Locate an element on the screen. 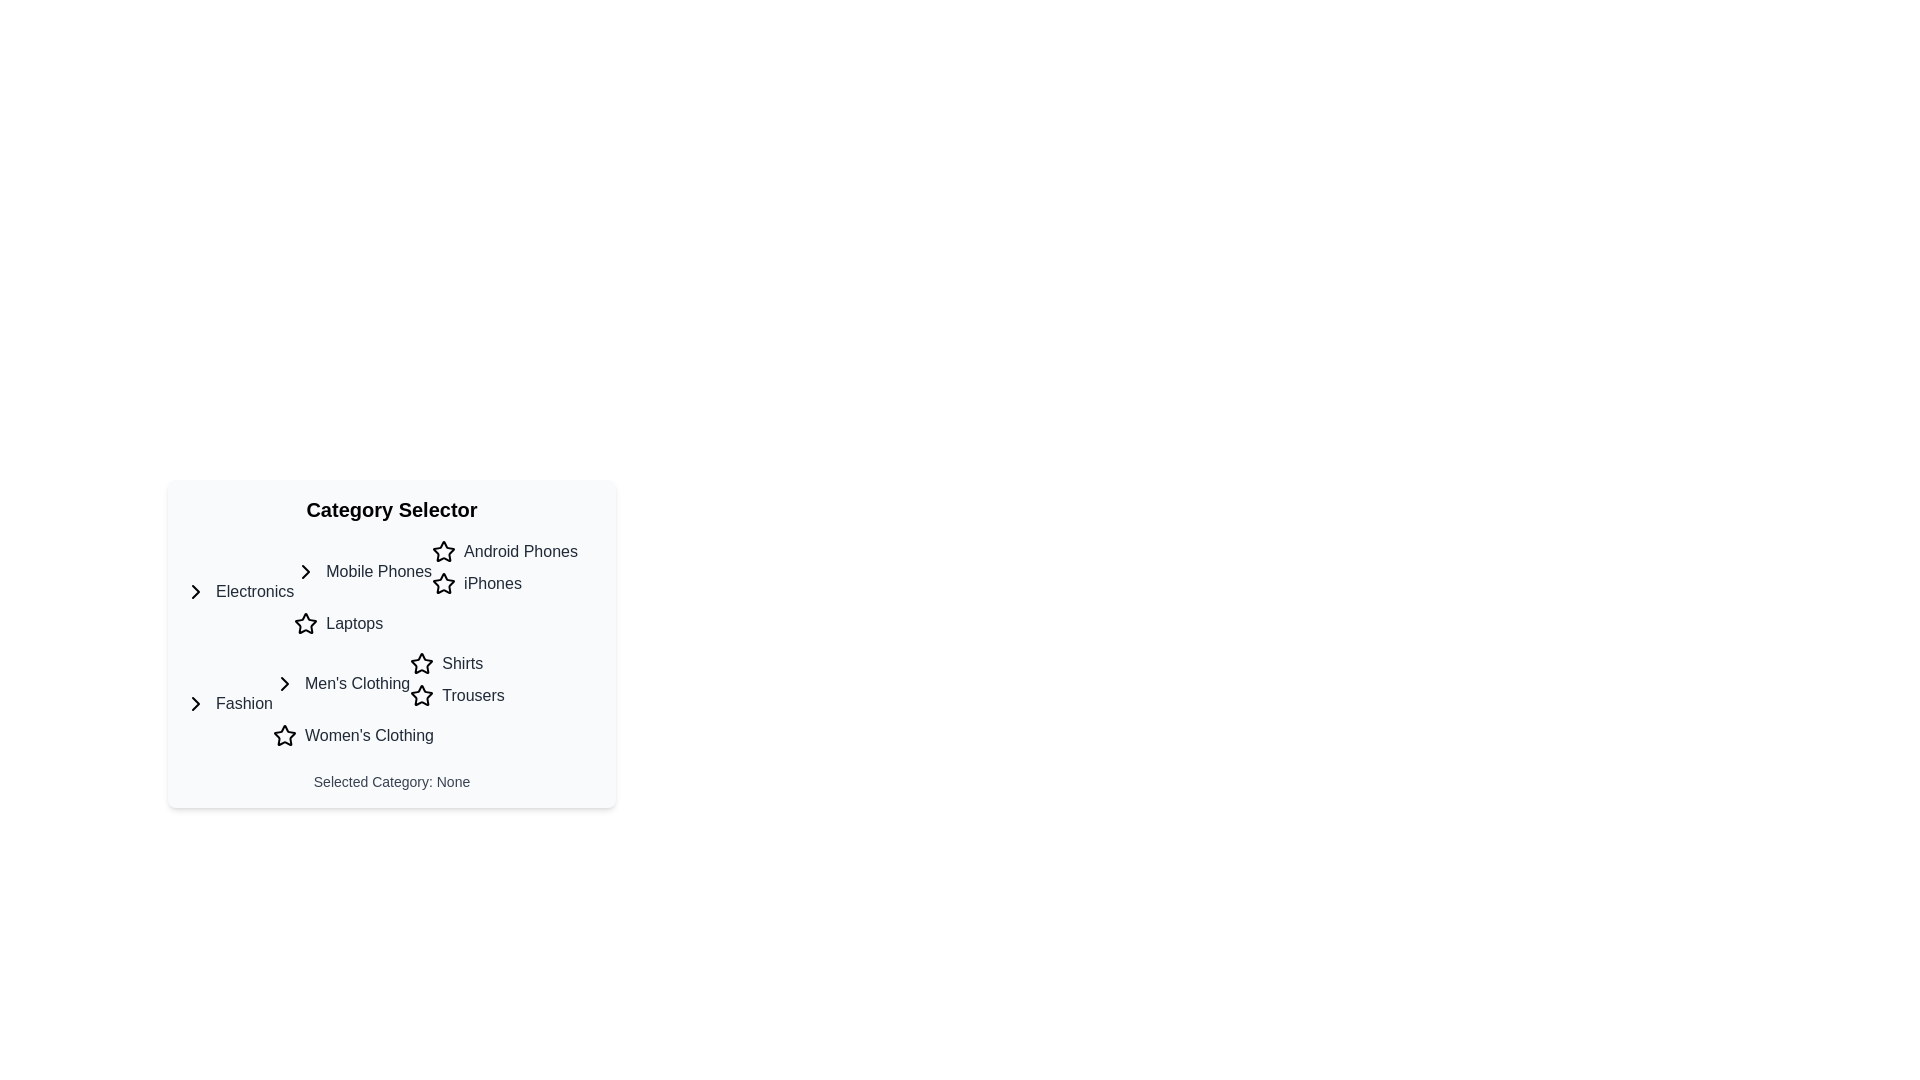  the 'Android Phones' text label that is styled in medium-weight font and has a star-shaped icon preceding it is located at coordinates (504, 551).